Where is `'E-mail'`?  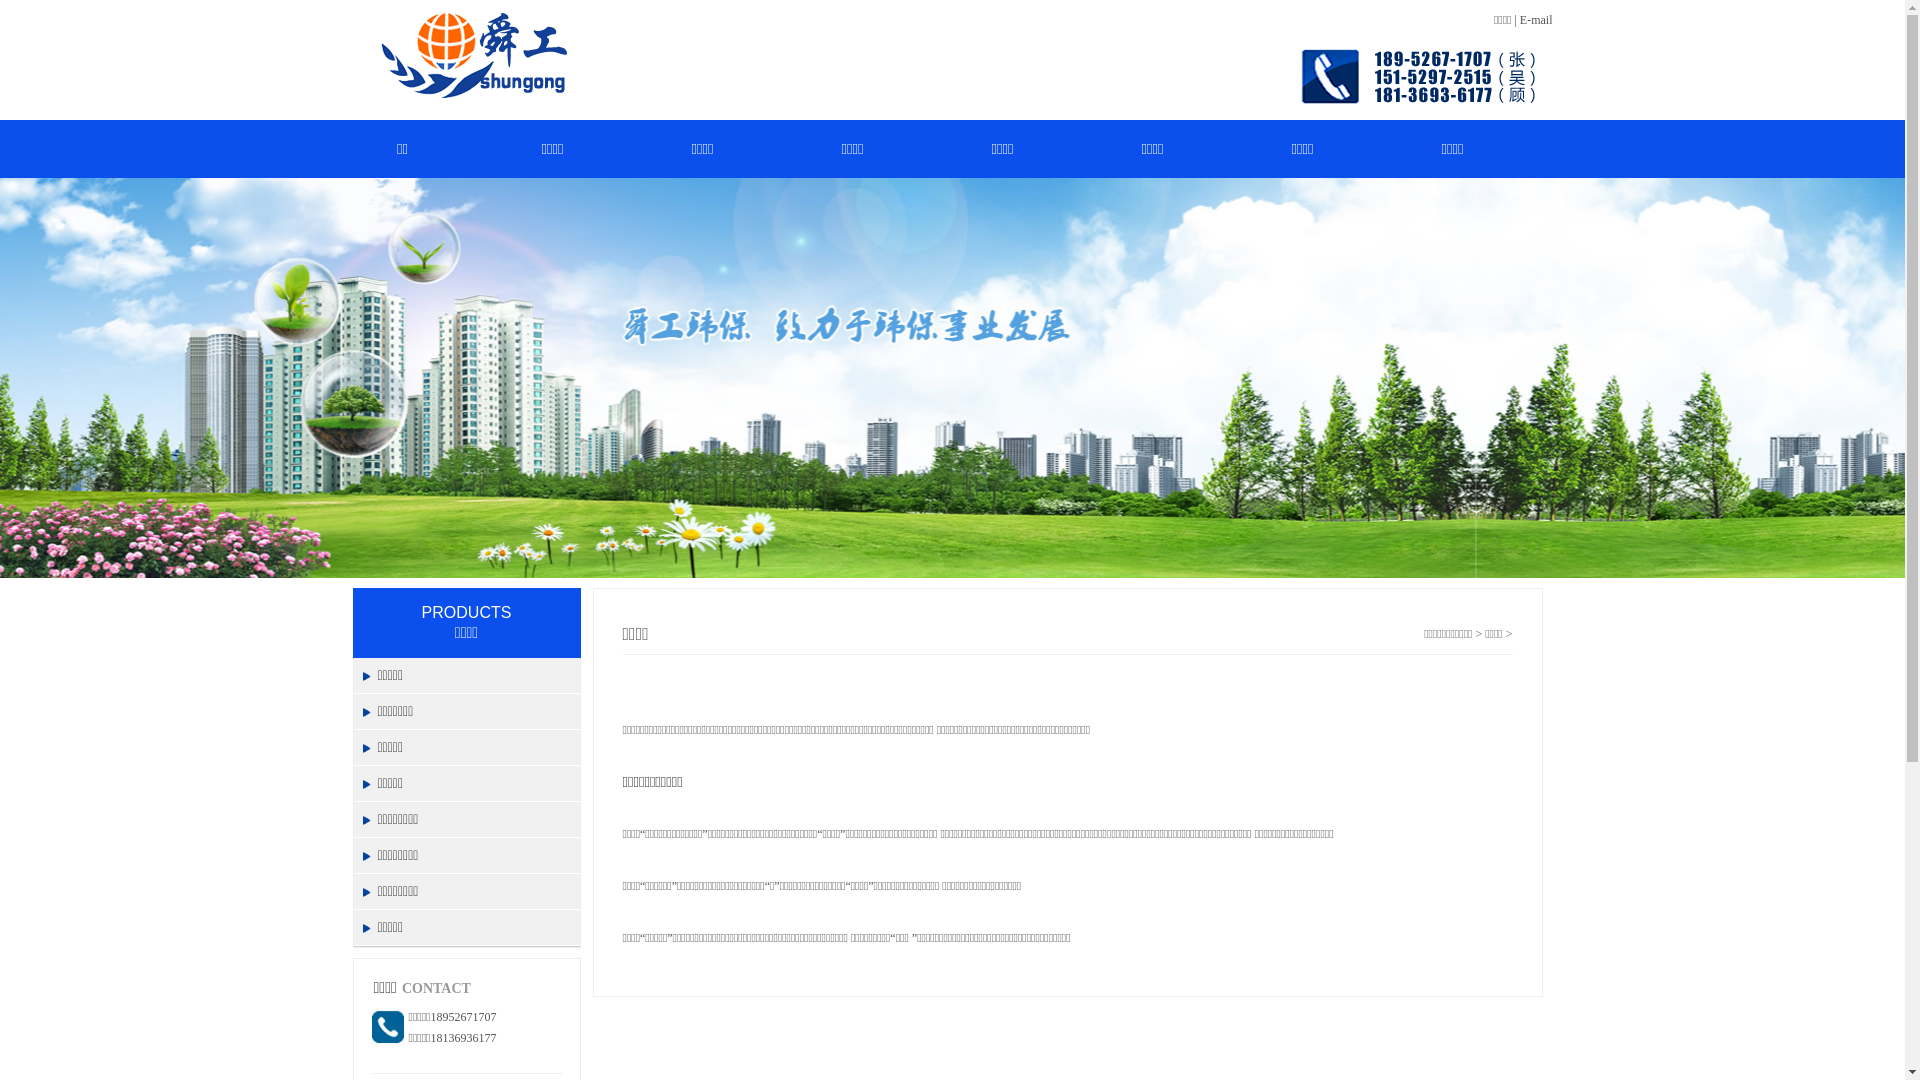
'E-mail' is located at coordinates (1535, 19).